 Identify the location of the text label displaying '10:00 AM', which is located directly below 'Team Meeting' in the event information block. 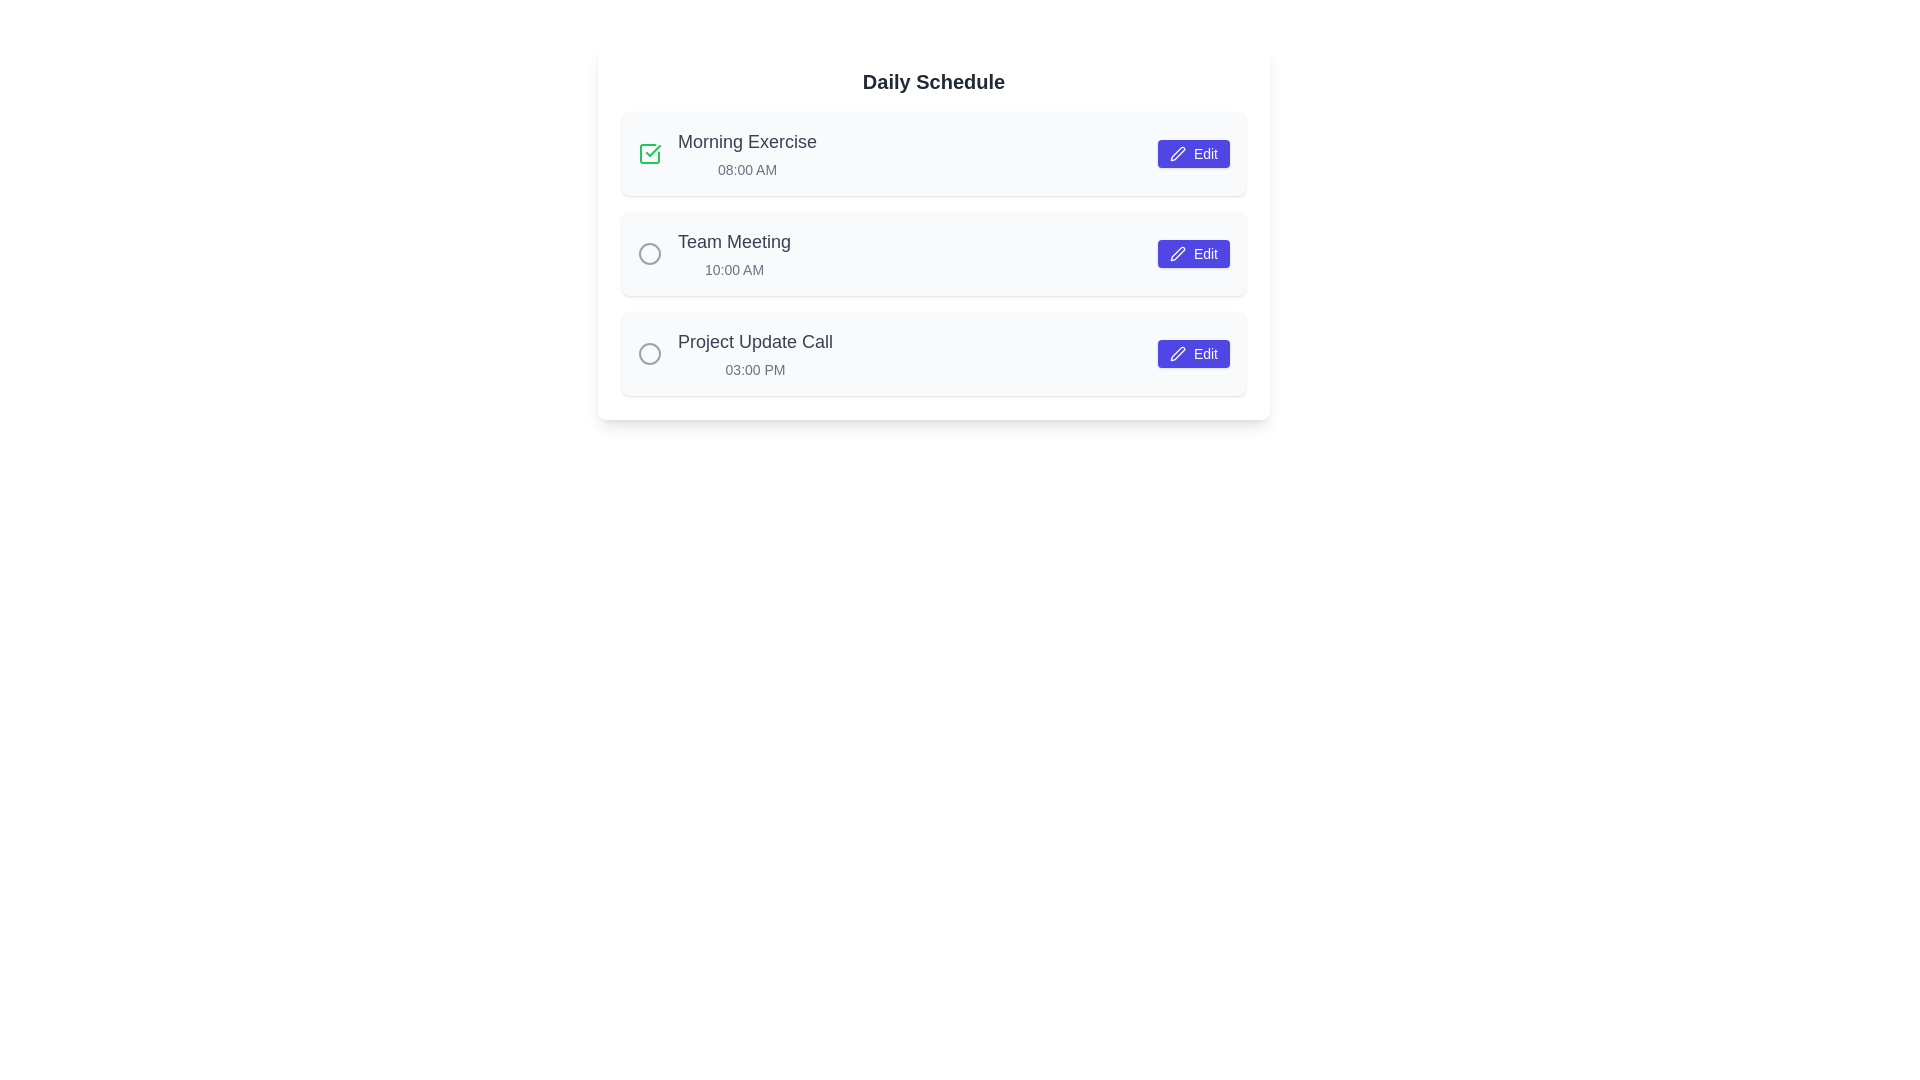
(733, 270).